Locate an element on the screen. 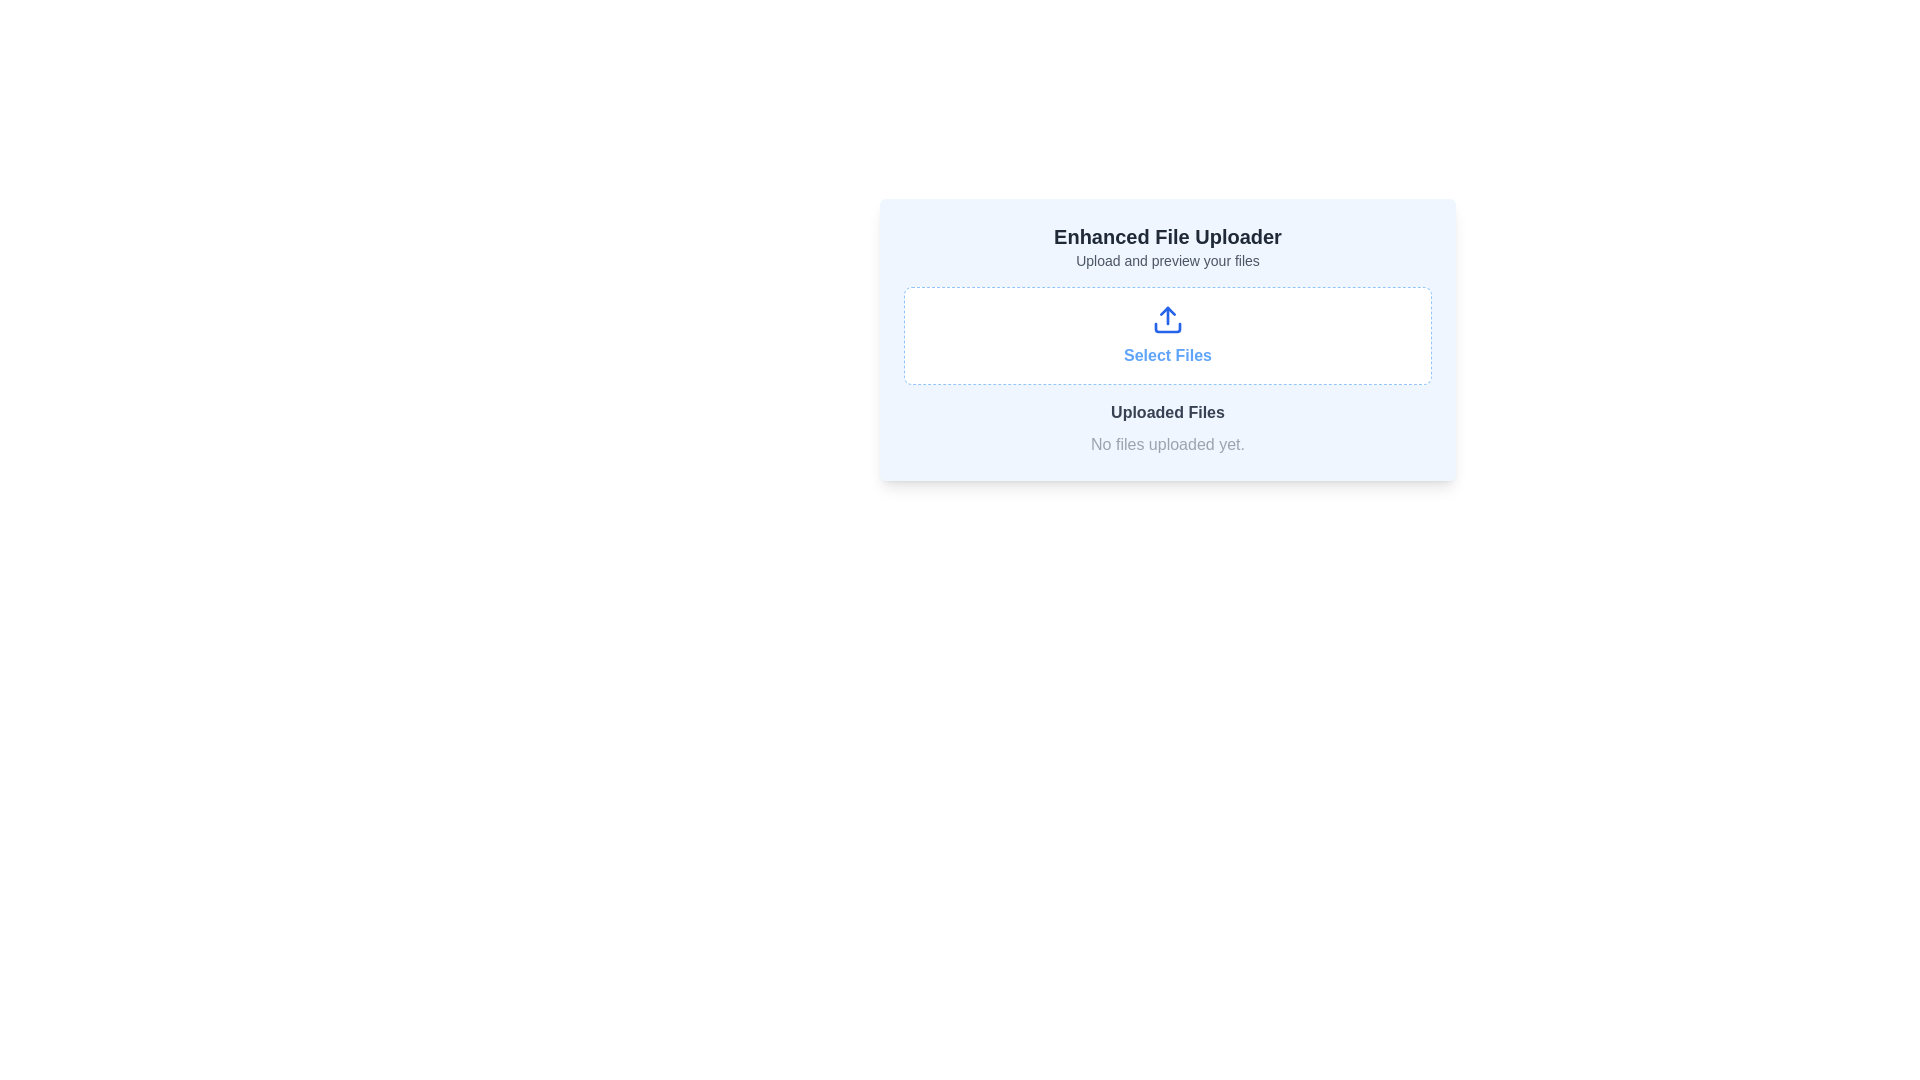 This screenshot has height=1080, width=1920. the Text label that serves as a section header for uploaded files, located centrally below the upload section and above the 'No files uploaded yet.' message is located at coordinates (1167, 411).